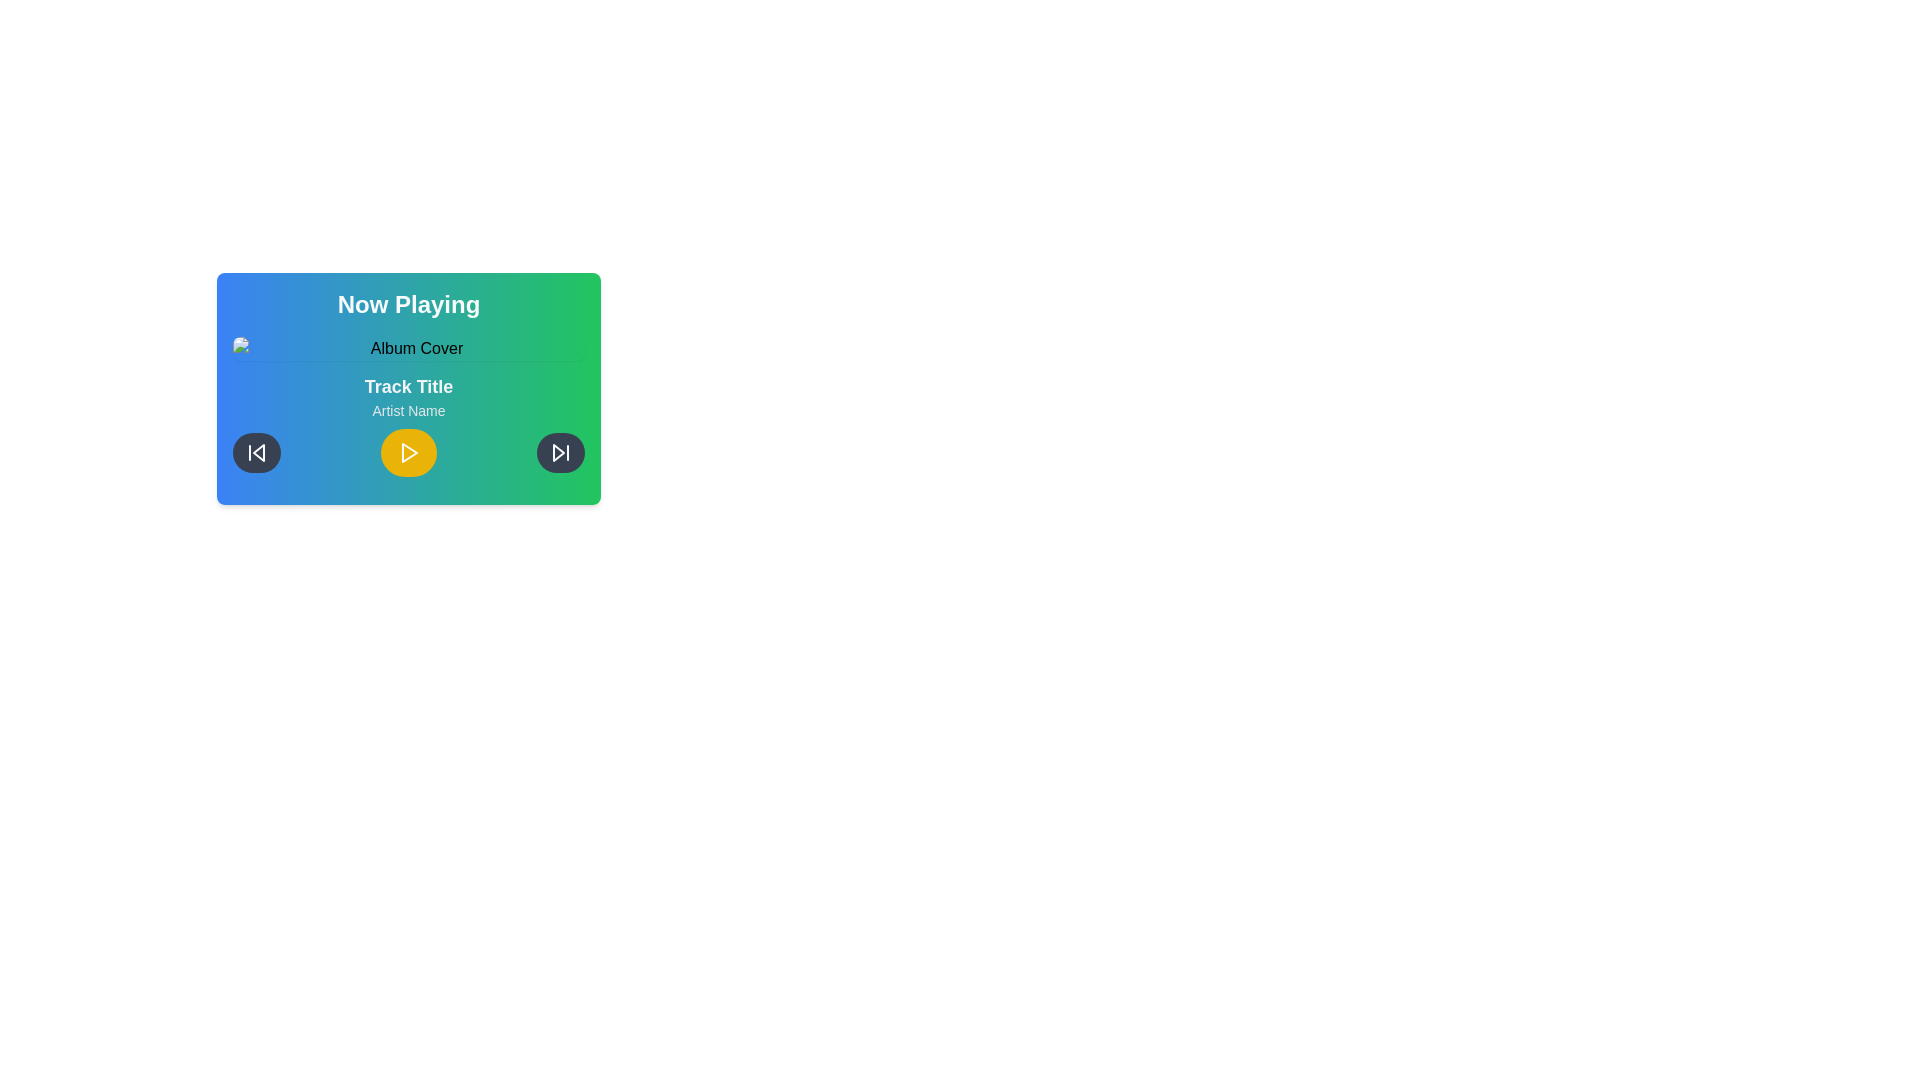  I want to click on the 'Track Title' text label which displays in large bold white font against a blue to green gradient background, located in the 'Now Playing' section of the interface, so click(407, 386).